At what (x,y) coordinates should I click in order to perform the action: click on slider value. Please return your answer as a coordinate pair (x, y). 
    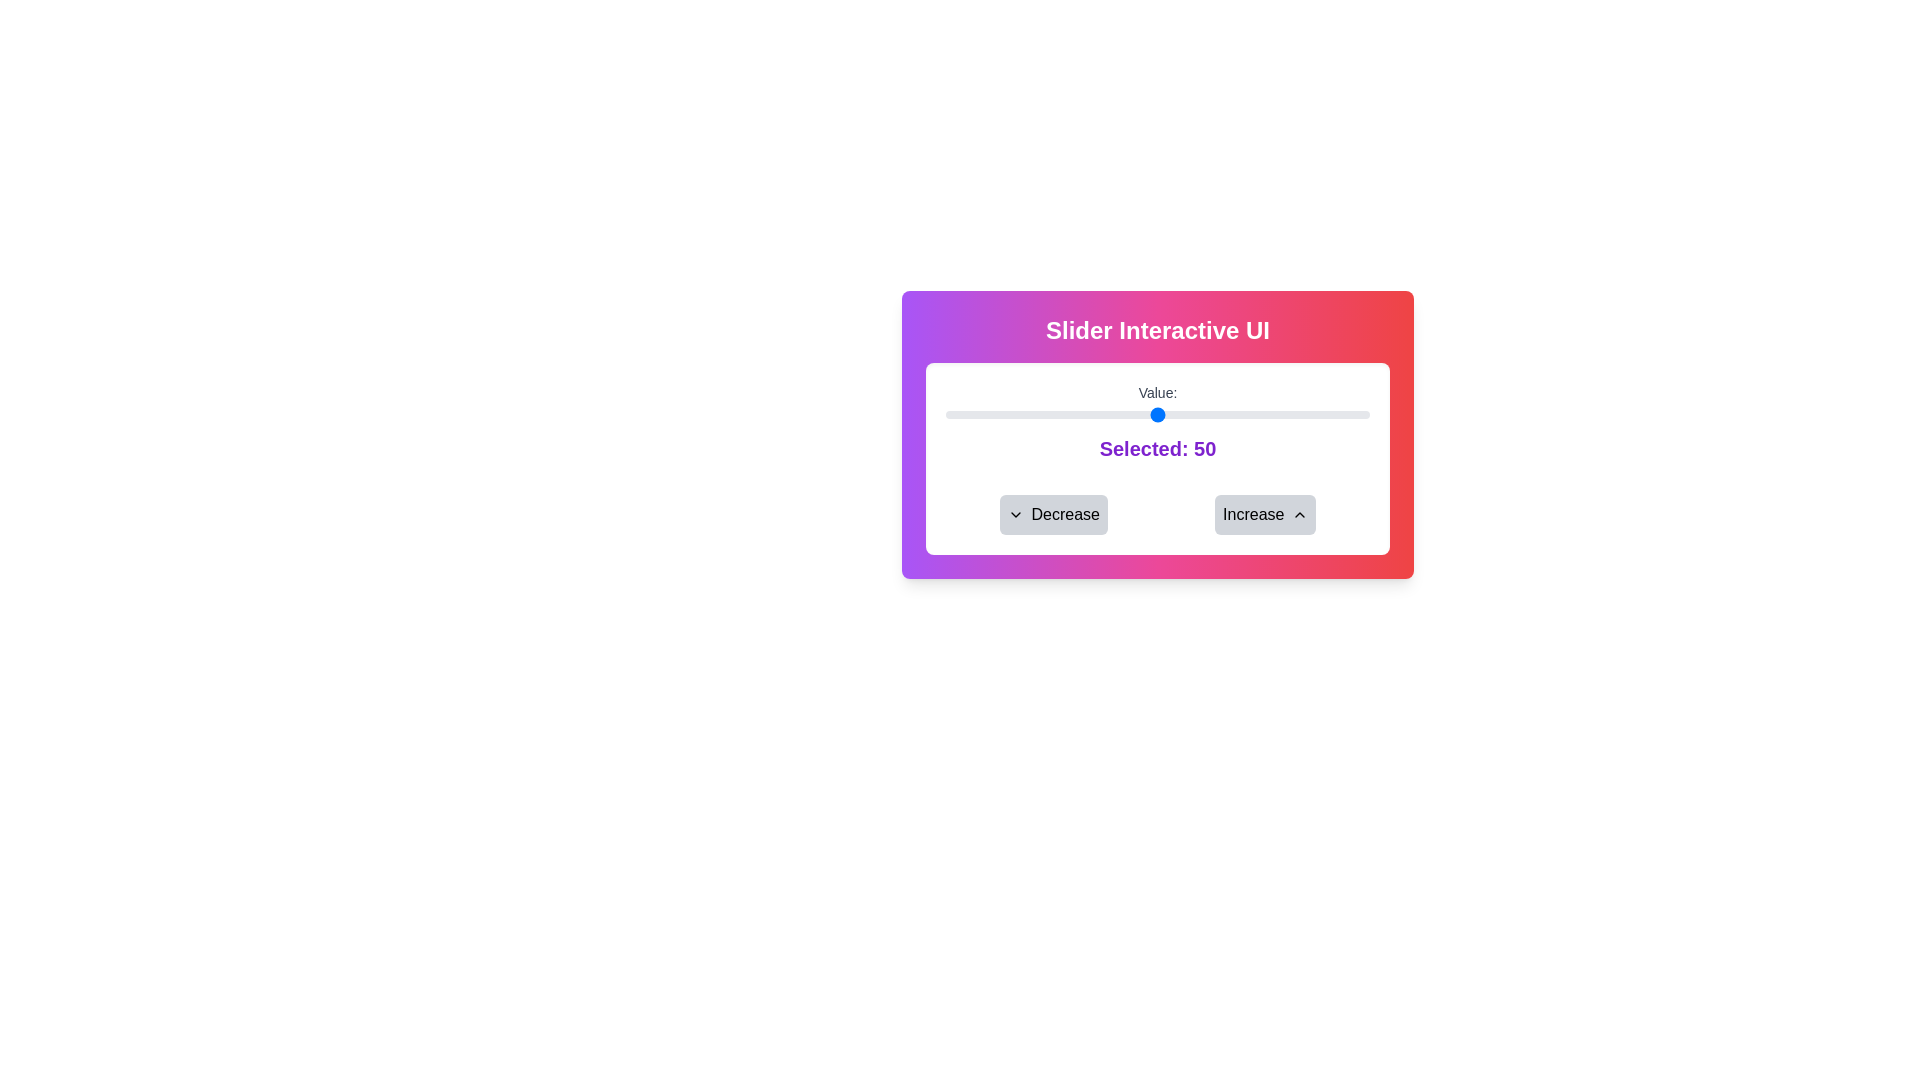
    Looking at the image, I should click on (949, 414).